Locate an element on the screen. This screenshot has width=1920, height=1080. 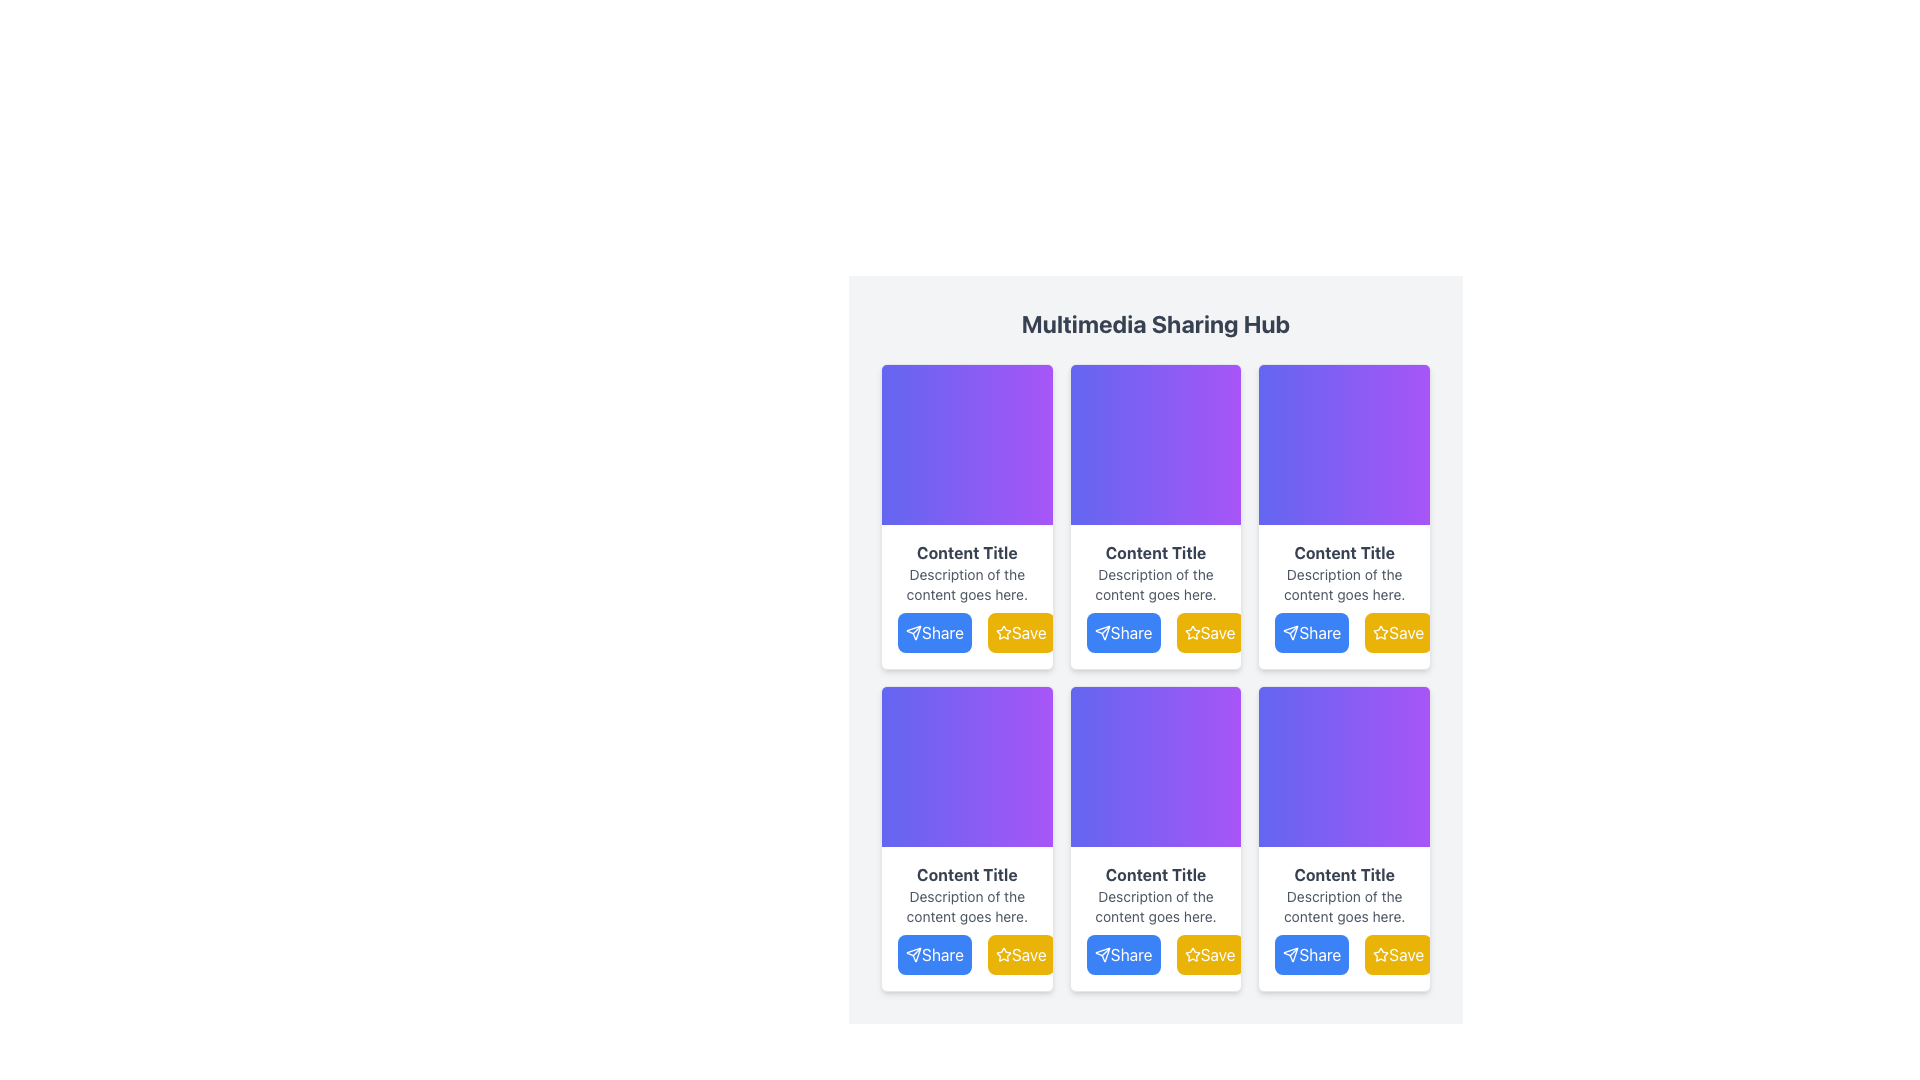
the static text element located in the rightmost column and bottom row of the card, positioned beneath the 'Content Title' and above the 'Share' and 'Save' buttons is located at coordinates (1344, 906).